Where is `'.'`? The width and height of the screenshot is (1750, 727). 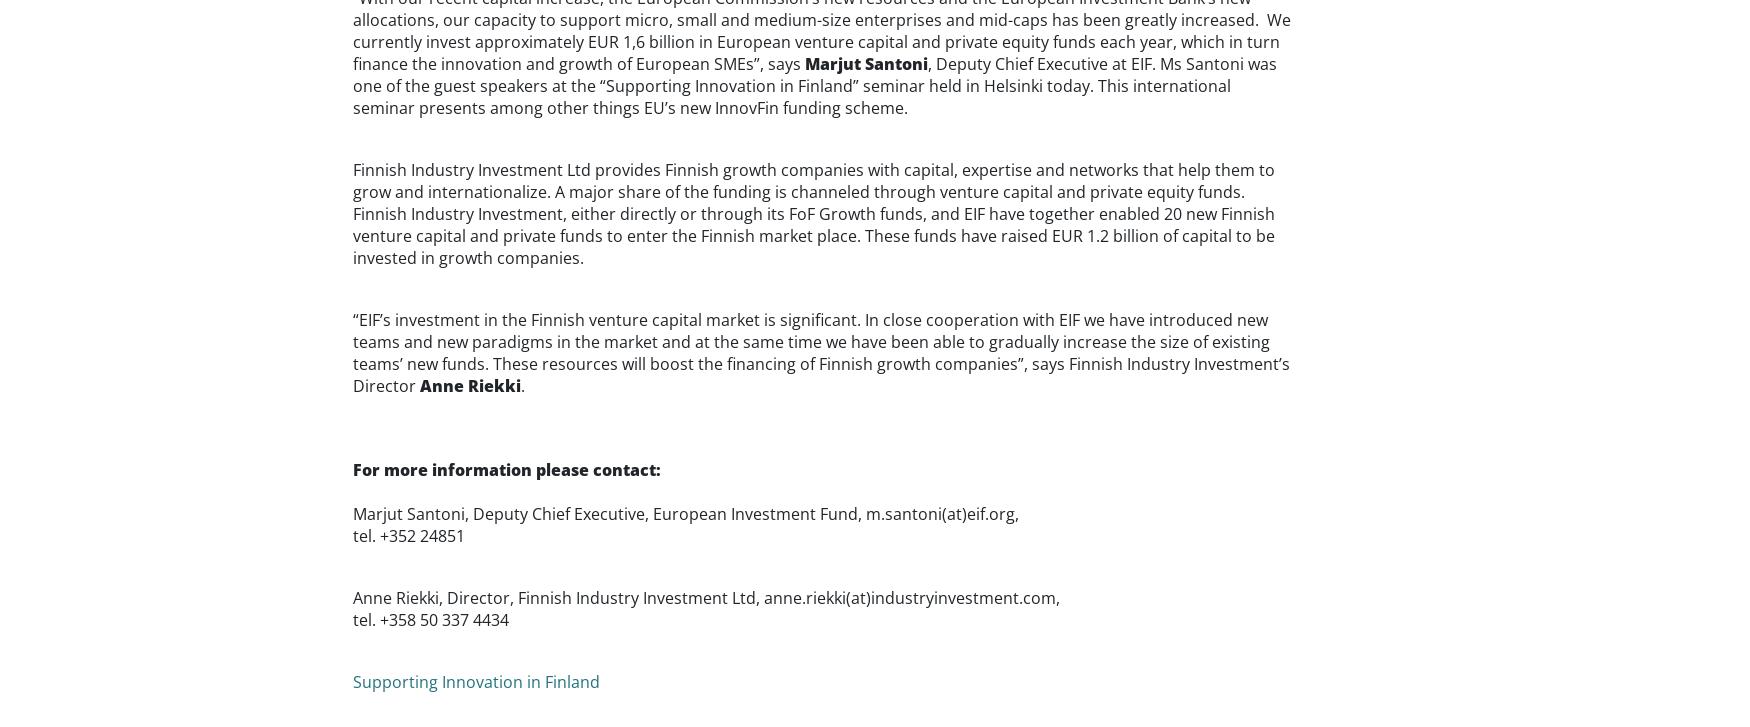
'.' is located at coordinates (521, 384).